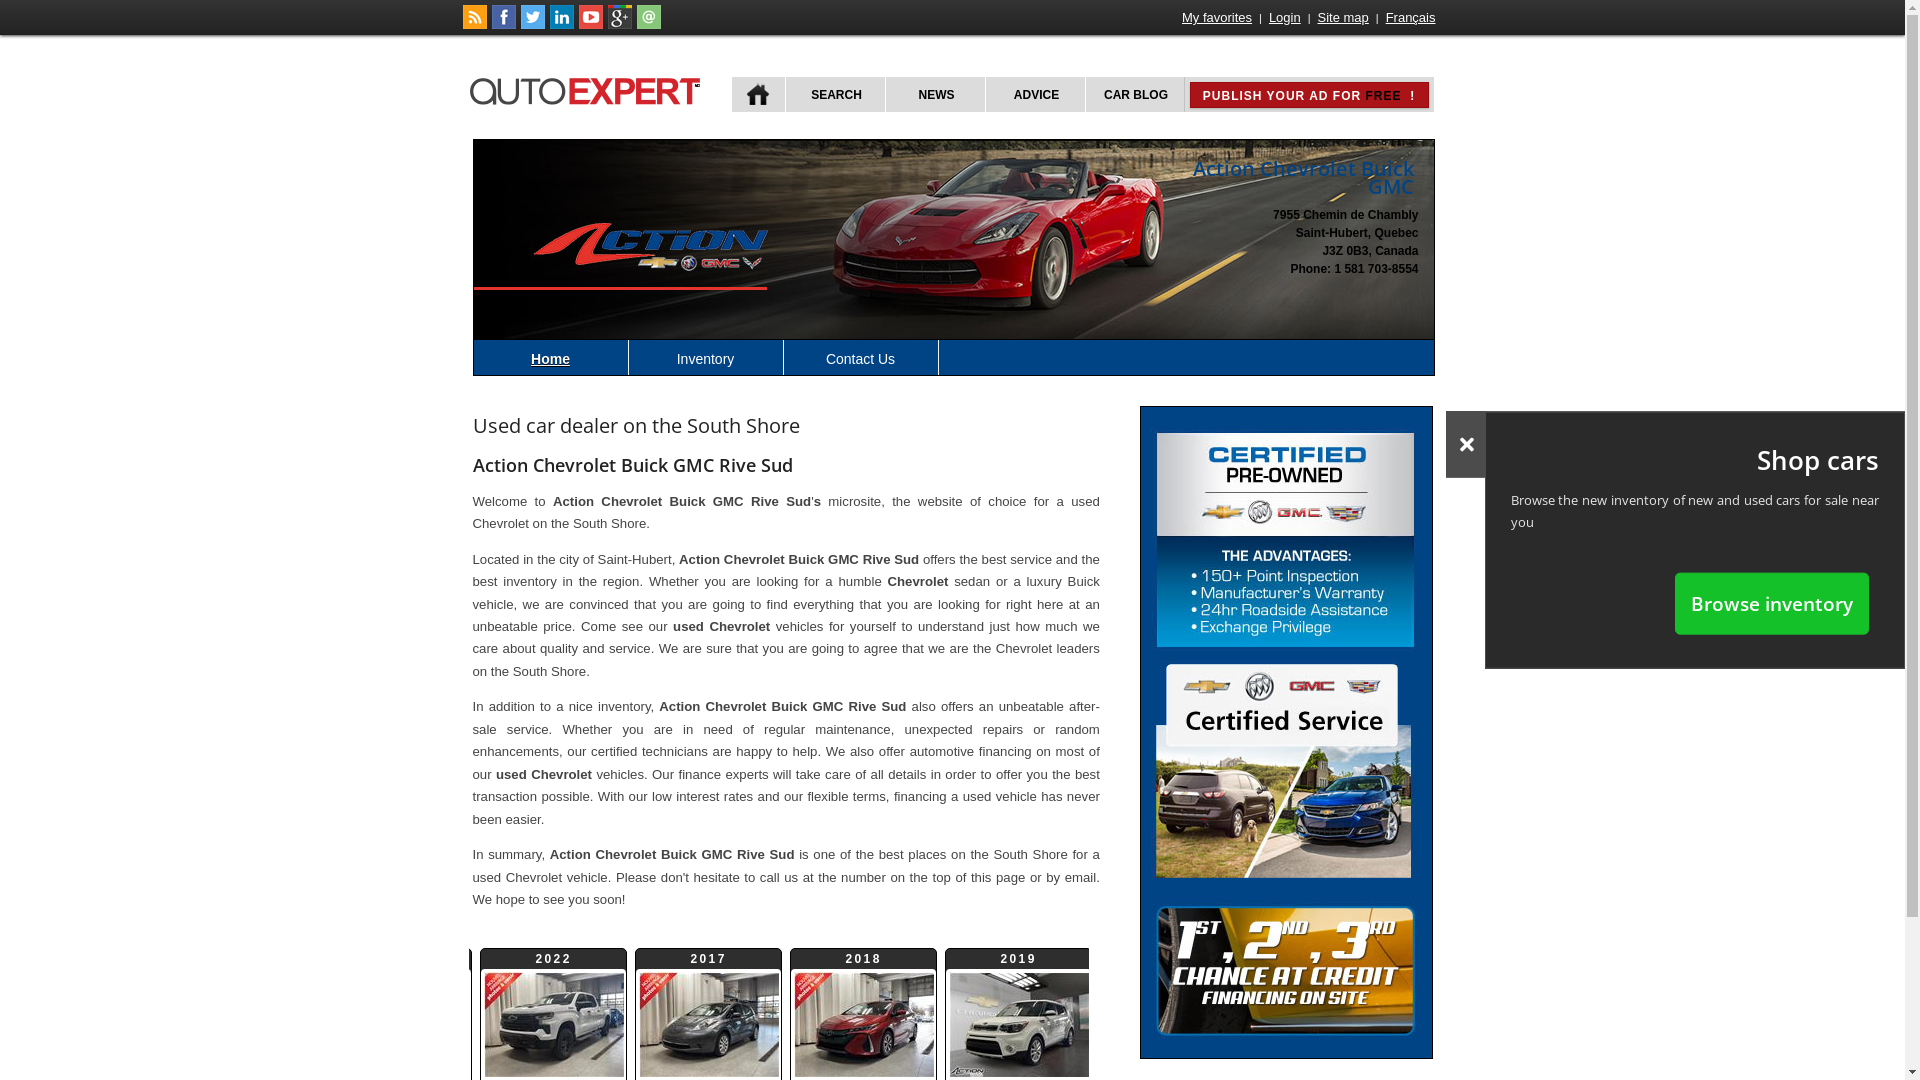  Describe the element at coordinates (757, 94) in the screenshot. I see `'HOME'` at that location.